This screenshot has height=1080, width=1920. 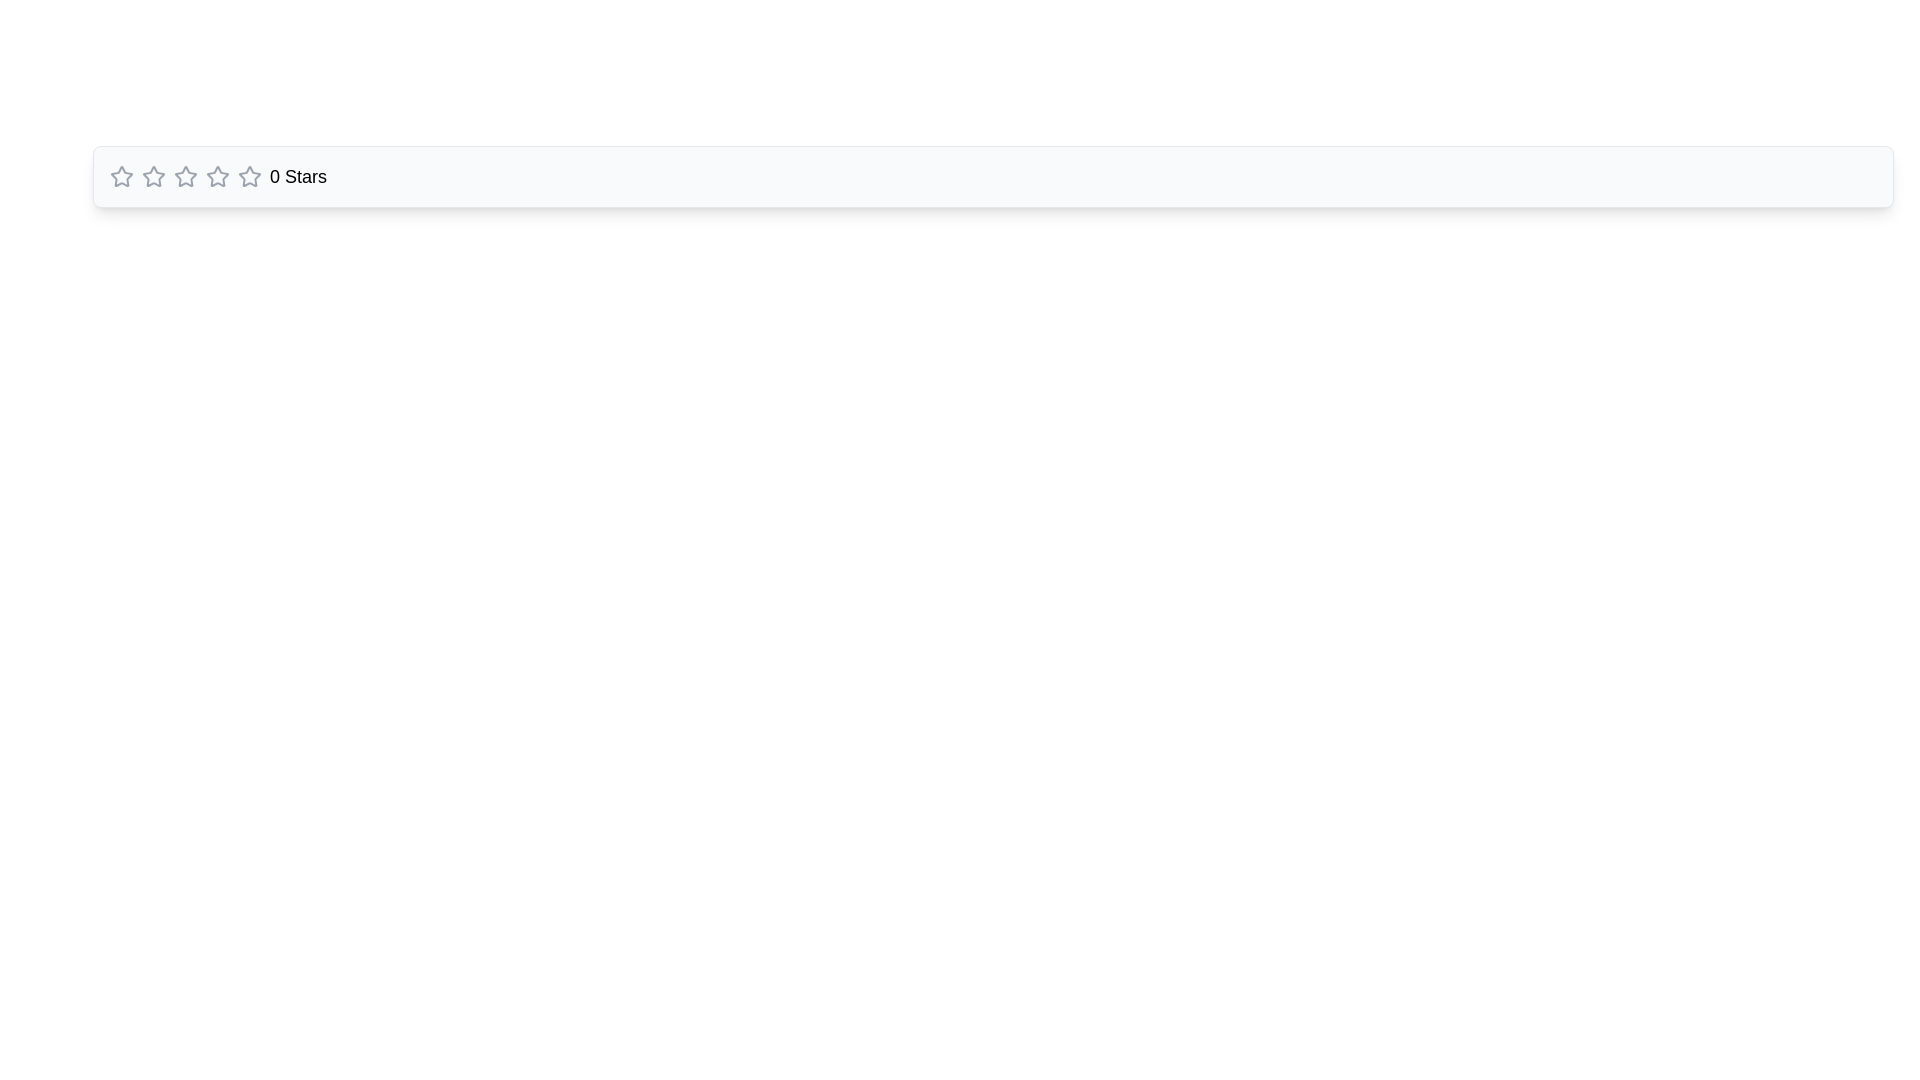 I want to click on the third star icon in the rating system, so click(x=216, y=175).